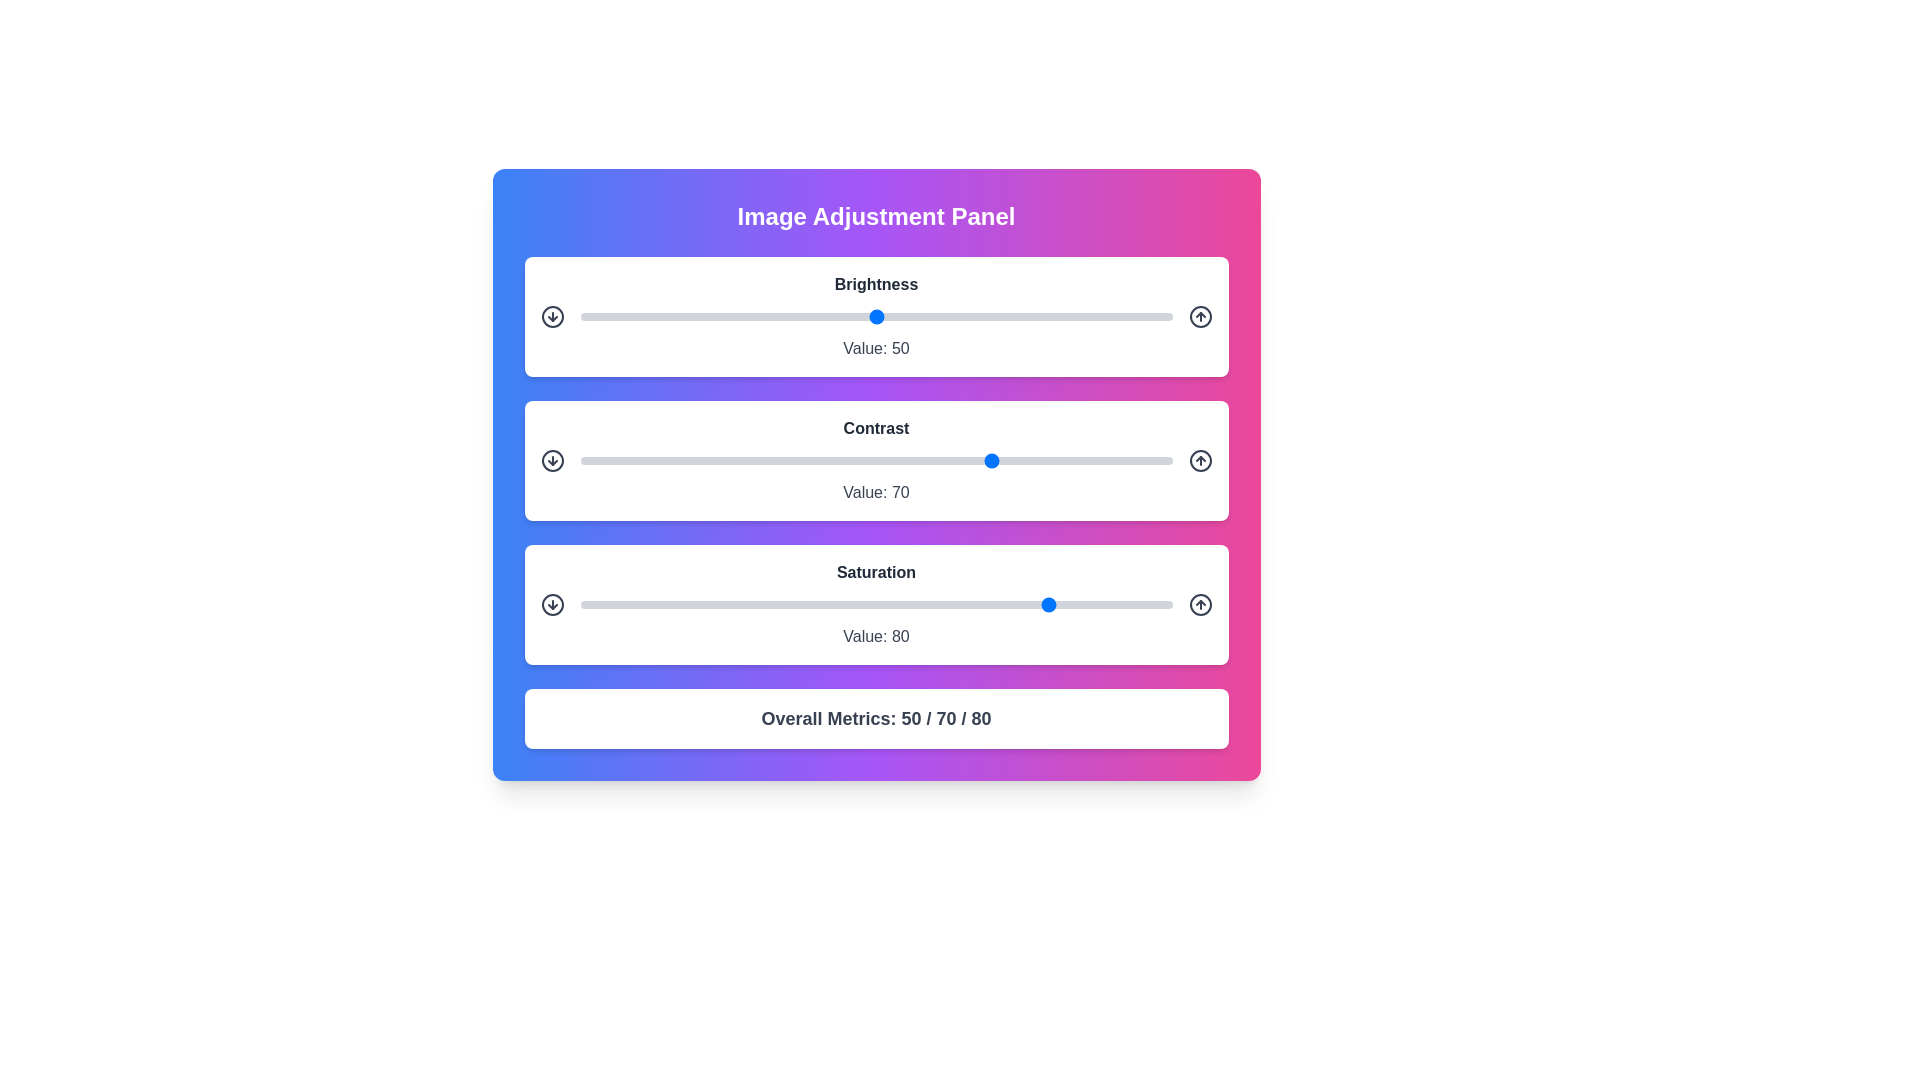 This screenshot has height=1080, width=1920. Describe the element at coordinates (876, 493) in the screenshot. I see `the text label displaying 'Value: 70' located below the 'Contrast' slider in the second adjustment module of the interface` at that location.